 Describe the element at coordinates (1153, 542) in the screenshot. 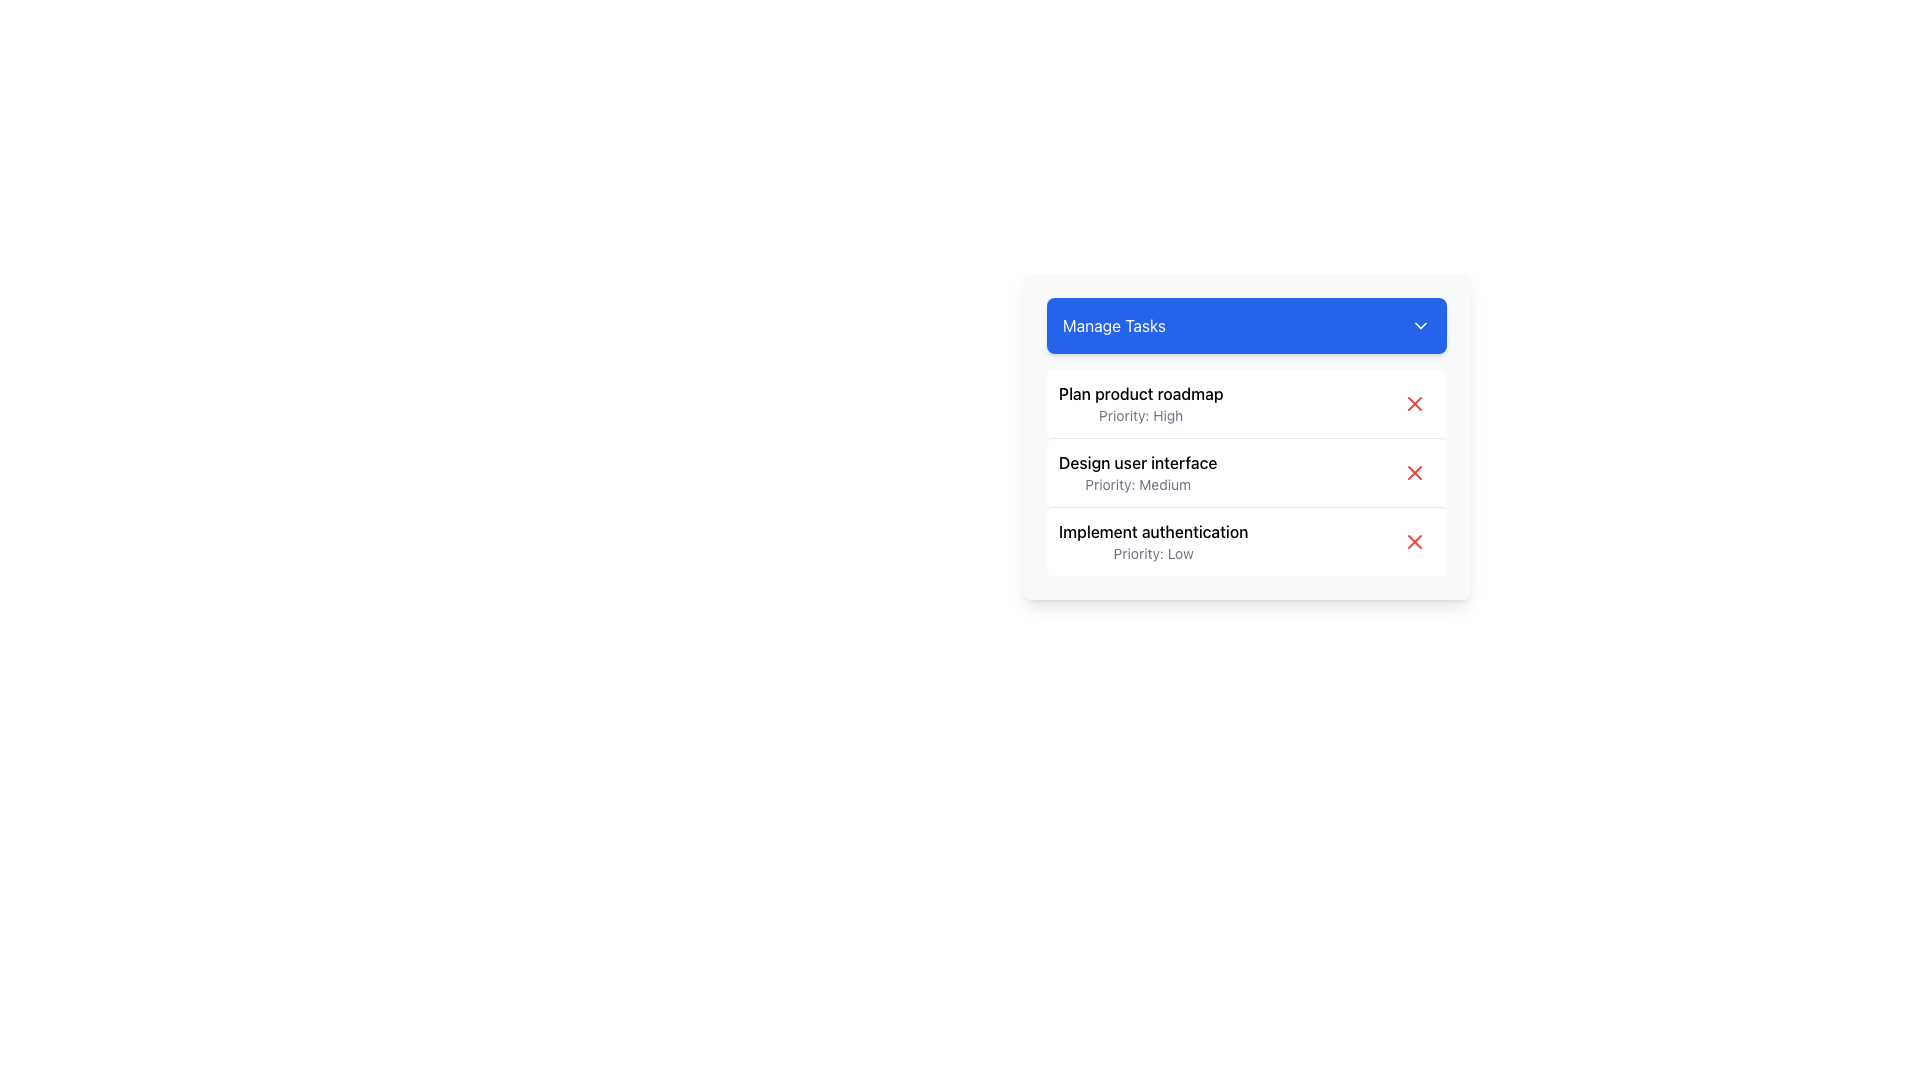

I see `text display containing the task details 'Implement authentication' and 'Priority: Low' located in the third row of the task list within the 'Manage Tasks' card` at that location.